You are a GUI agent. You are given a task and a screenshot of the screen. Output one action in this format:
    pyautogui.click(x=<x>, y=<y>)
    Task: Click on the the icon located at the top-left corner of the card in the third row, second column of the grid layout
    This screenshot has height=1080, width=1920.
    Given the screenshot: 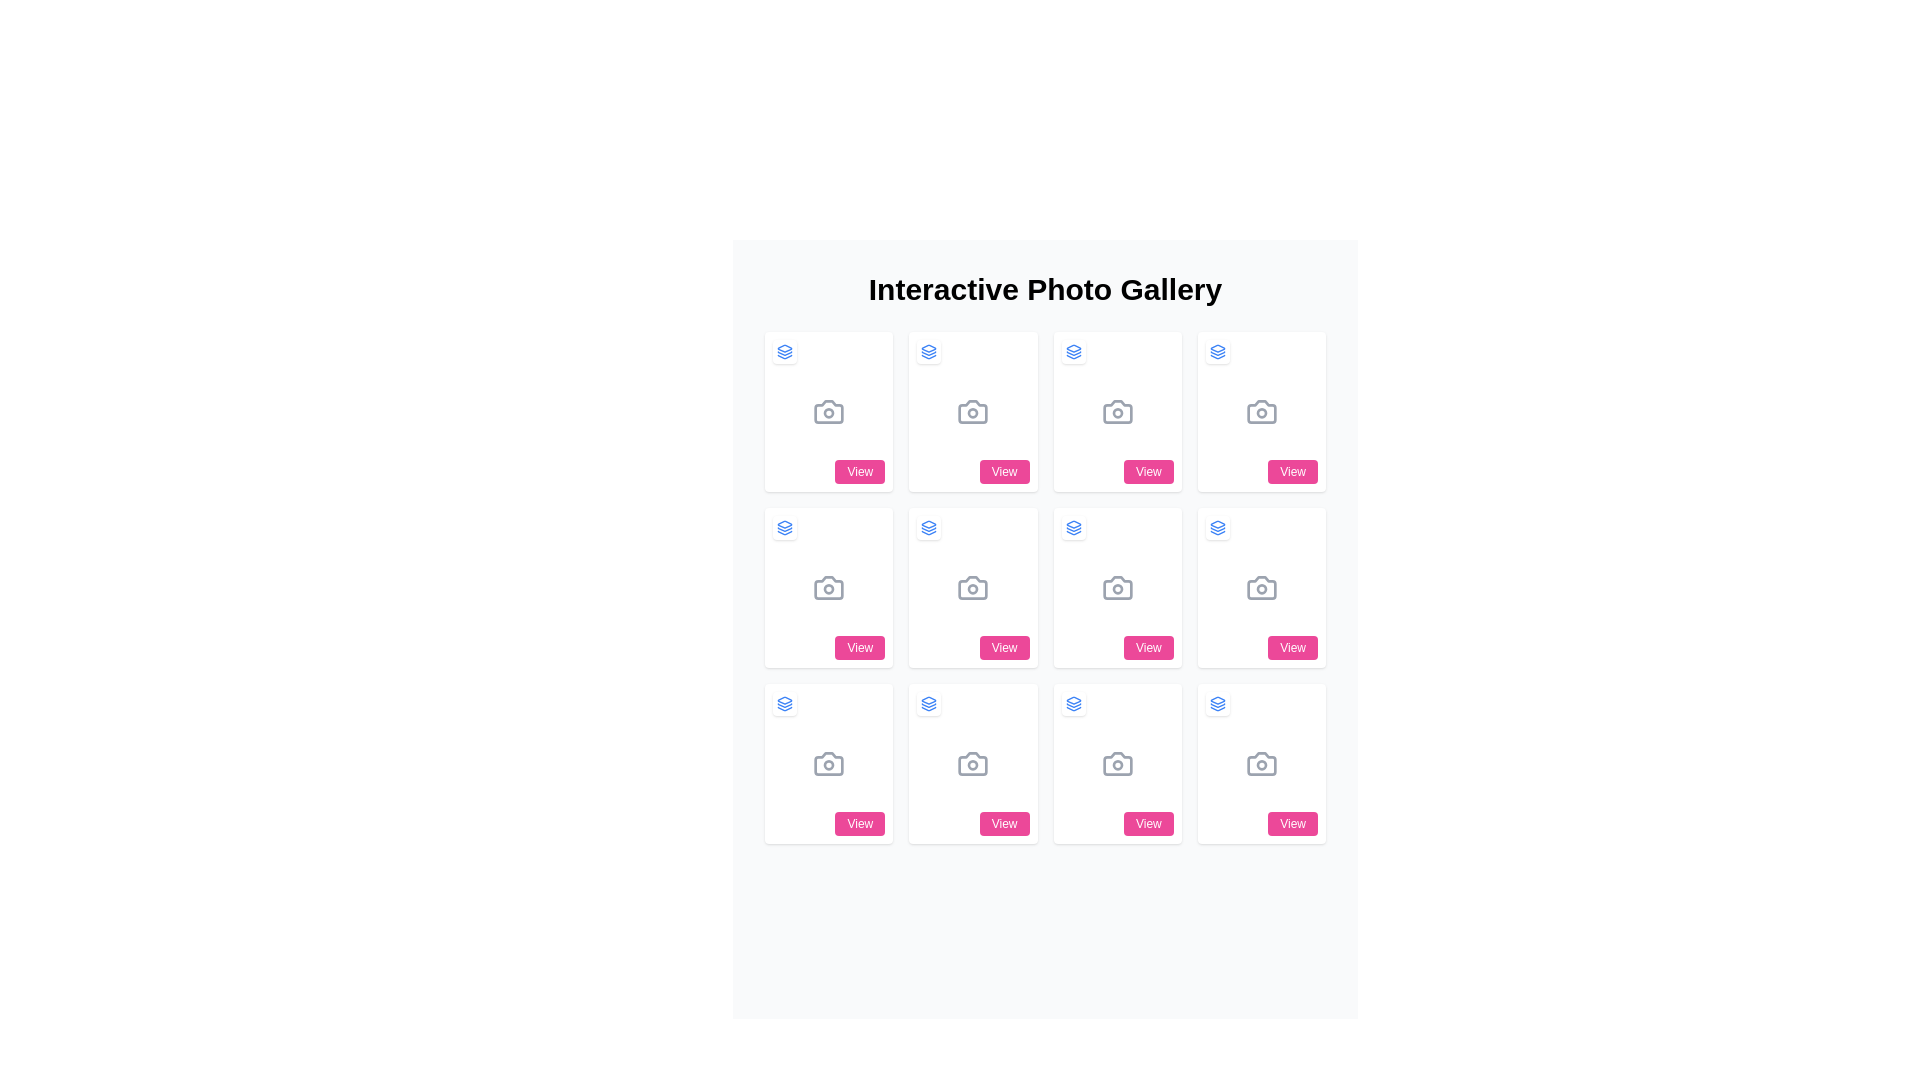 What is the action you would take?
    pyautogui.click(x=928, y=527)
    